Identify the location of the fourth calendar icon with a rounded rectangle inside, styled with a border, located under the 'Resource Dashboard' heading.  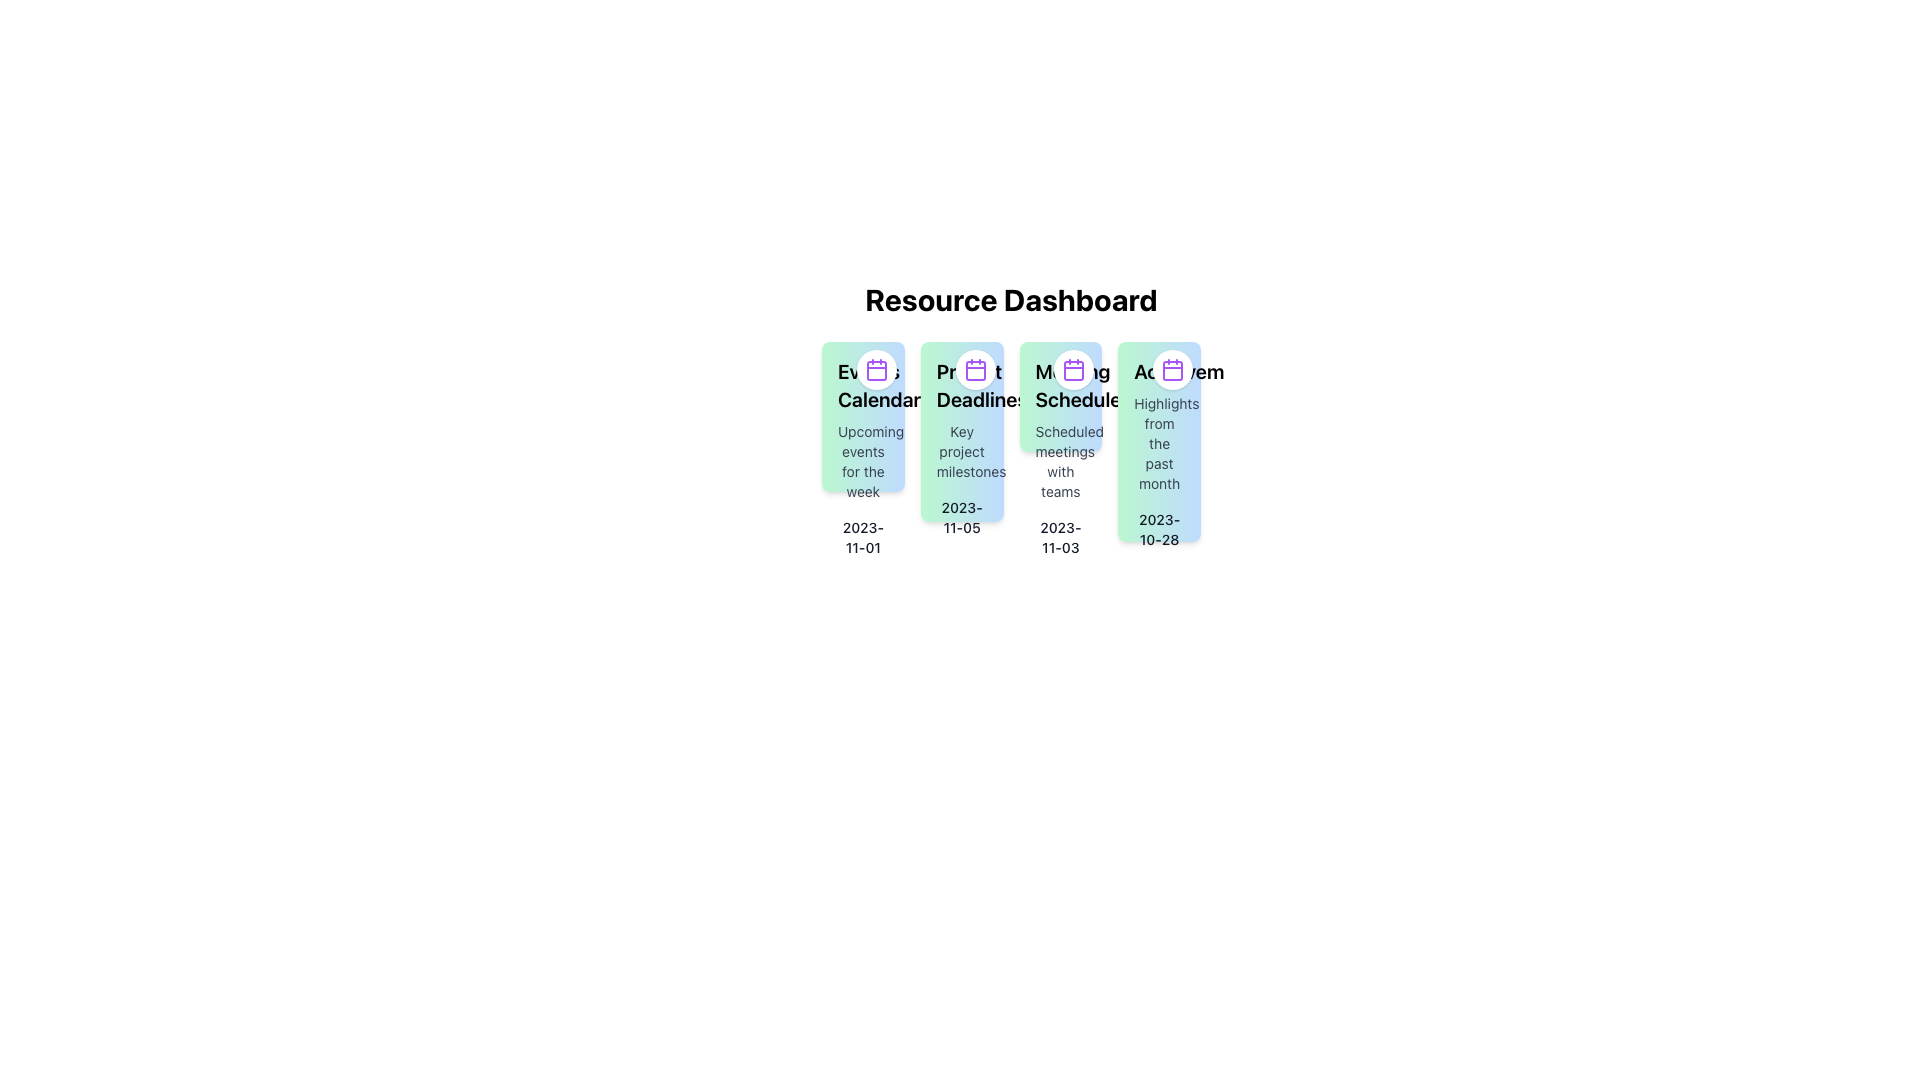
(1172, 370).